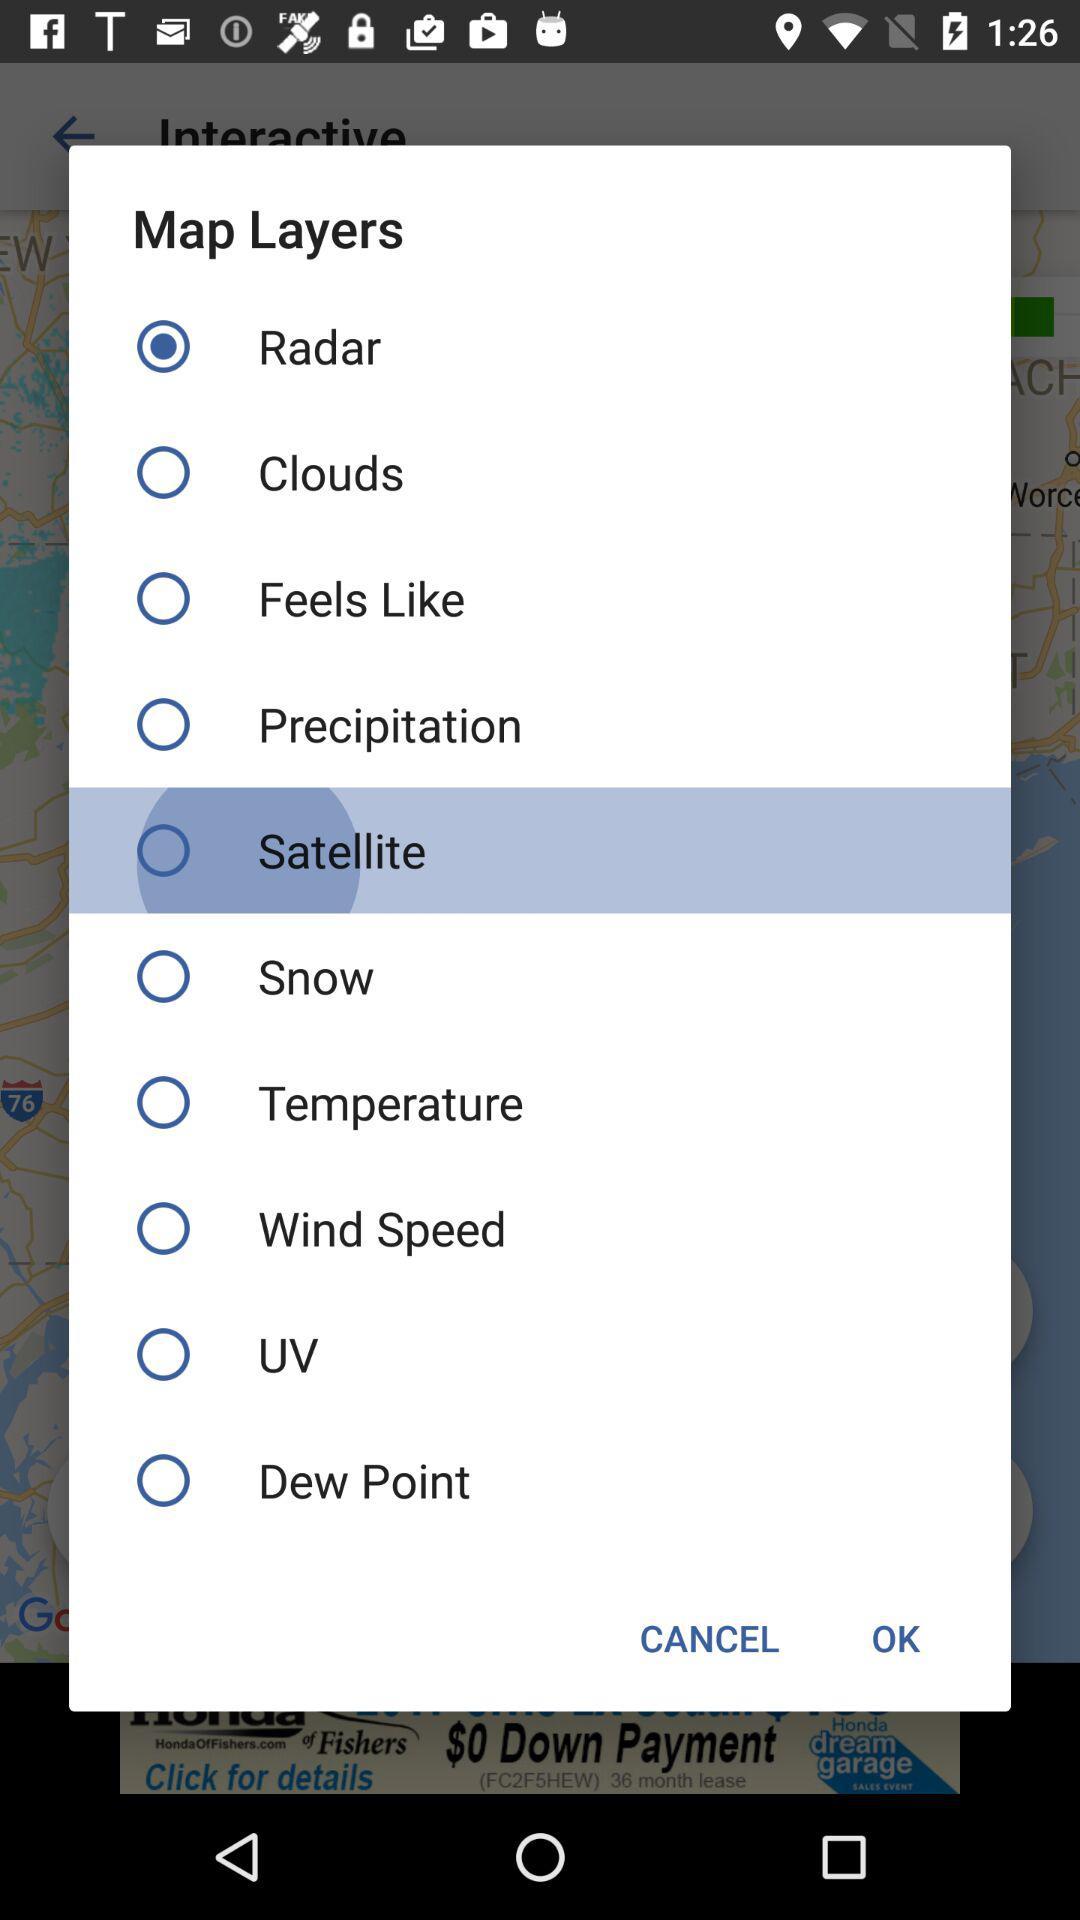 The image size is (1080, 1920). I want to click on the cancel icon, so click(708, 1637).